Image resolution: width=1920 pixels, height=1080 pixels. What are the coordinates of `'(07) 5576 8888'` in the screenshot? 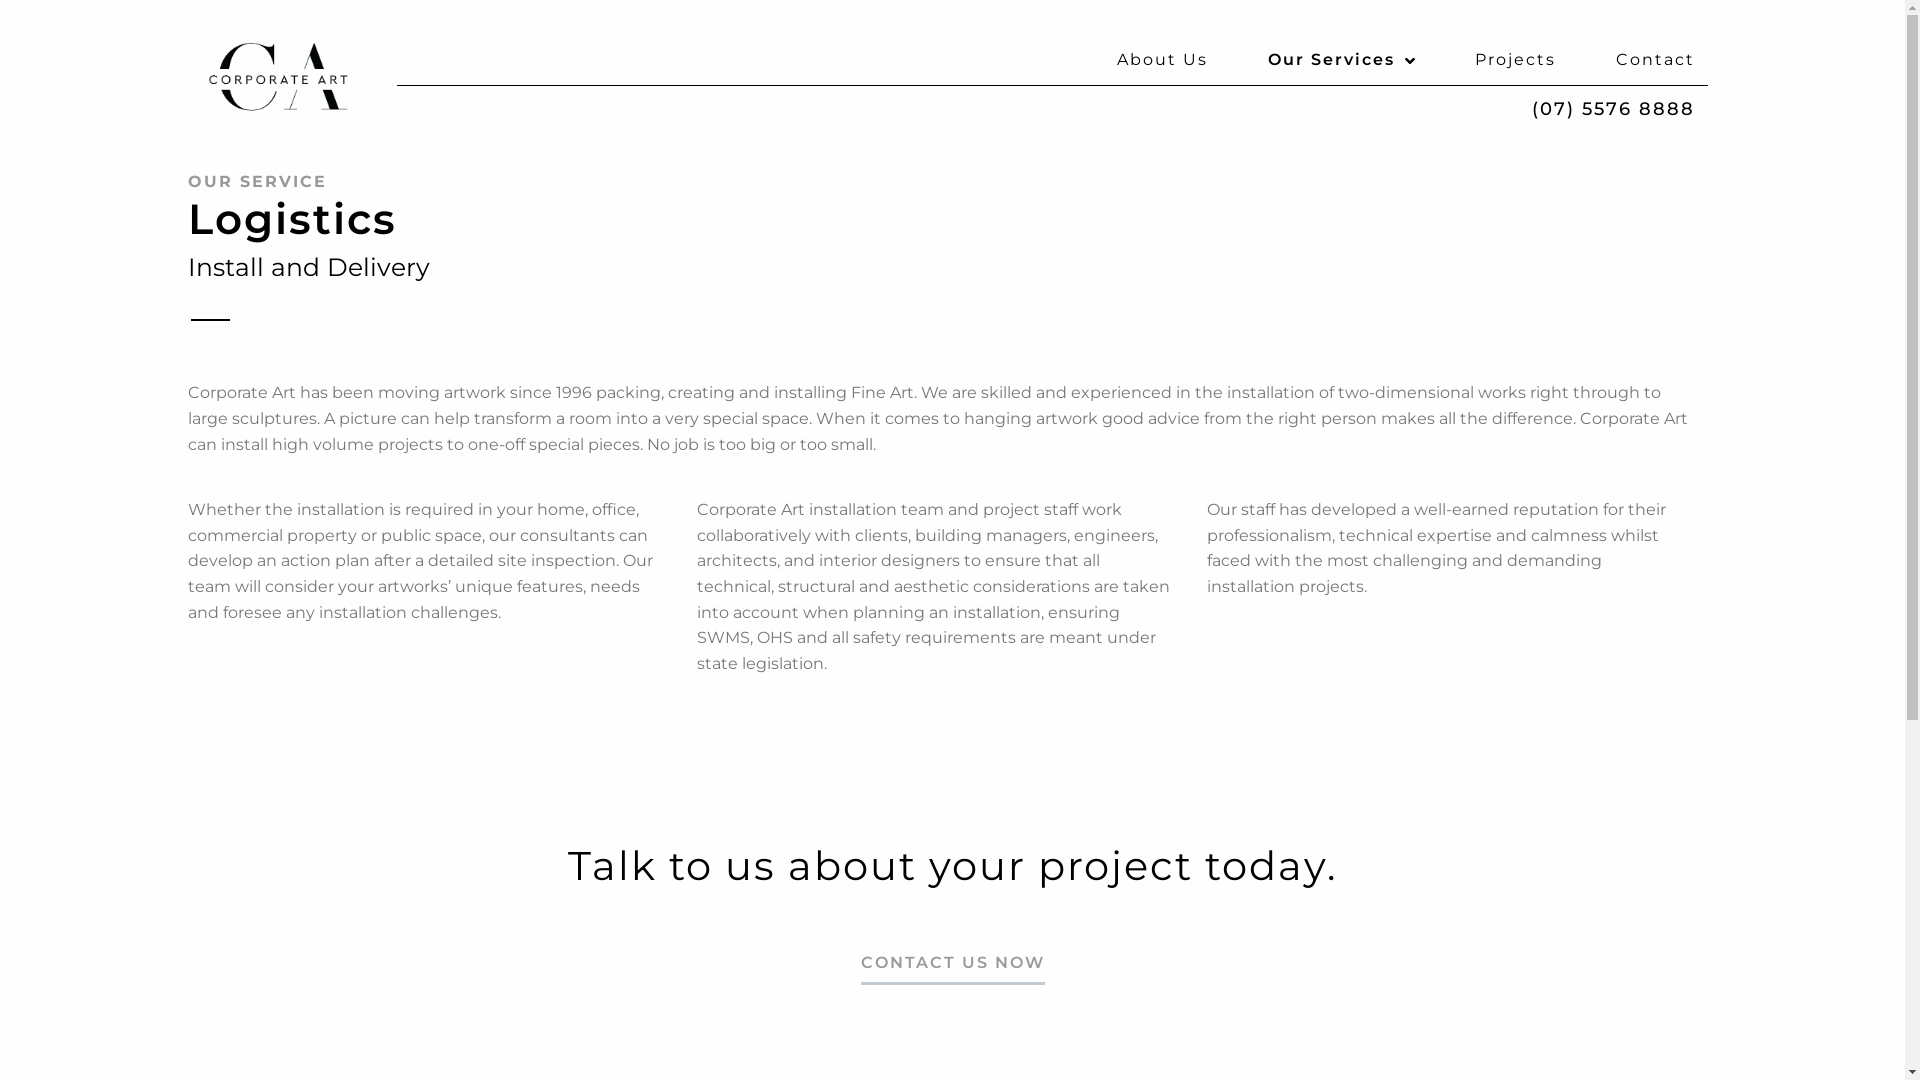 It's located at (1613, 108).